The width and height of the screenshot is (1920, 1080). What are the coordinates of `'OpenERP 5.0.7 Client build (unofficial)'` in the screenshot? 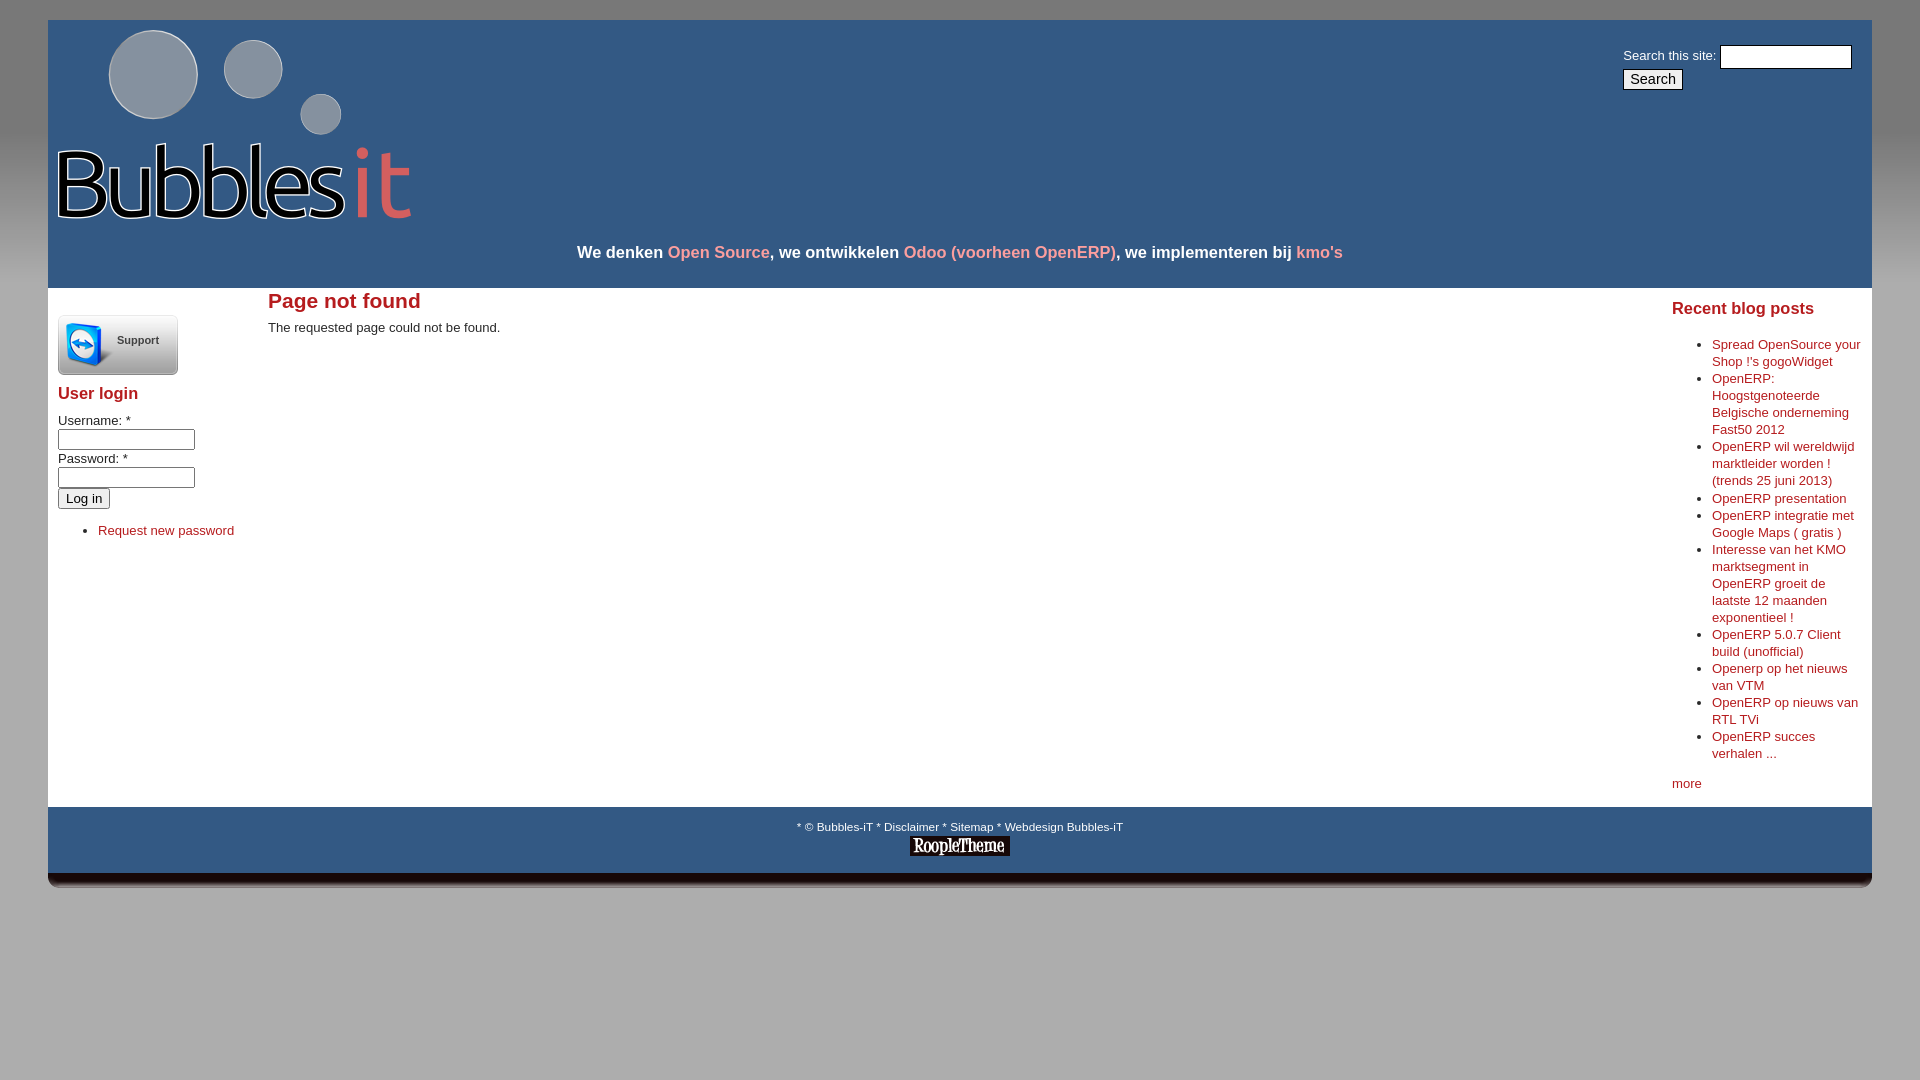 It's located at (1776, 643).